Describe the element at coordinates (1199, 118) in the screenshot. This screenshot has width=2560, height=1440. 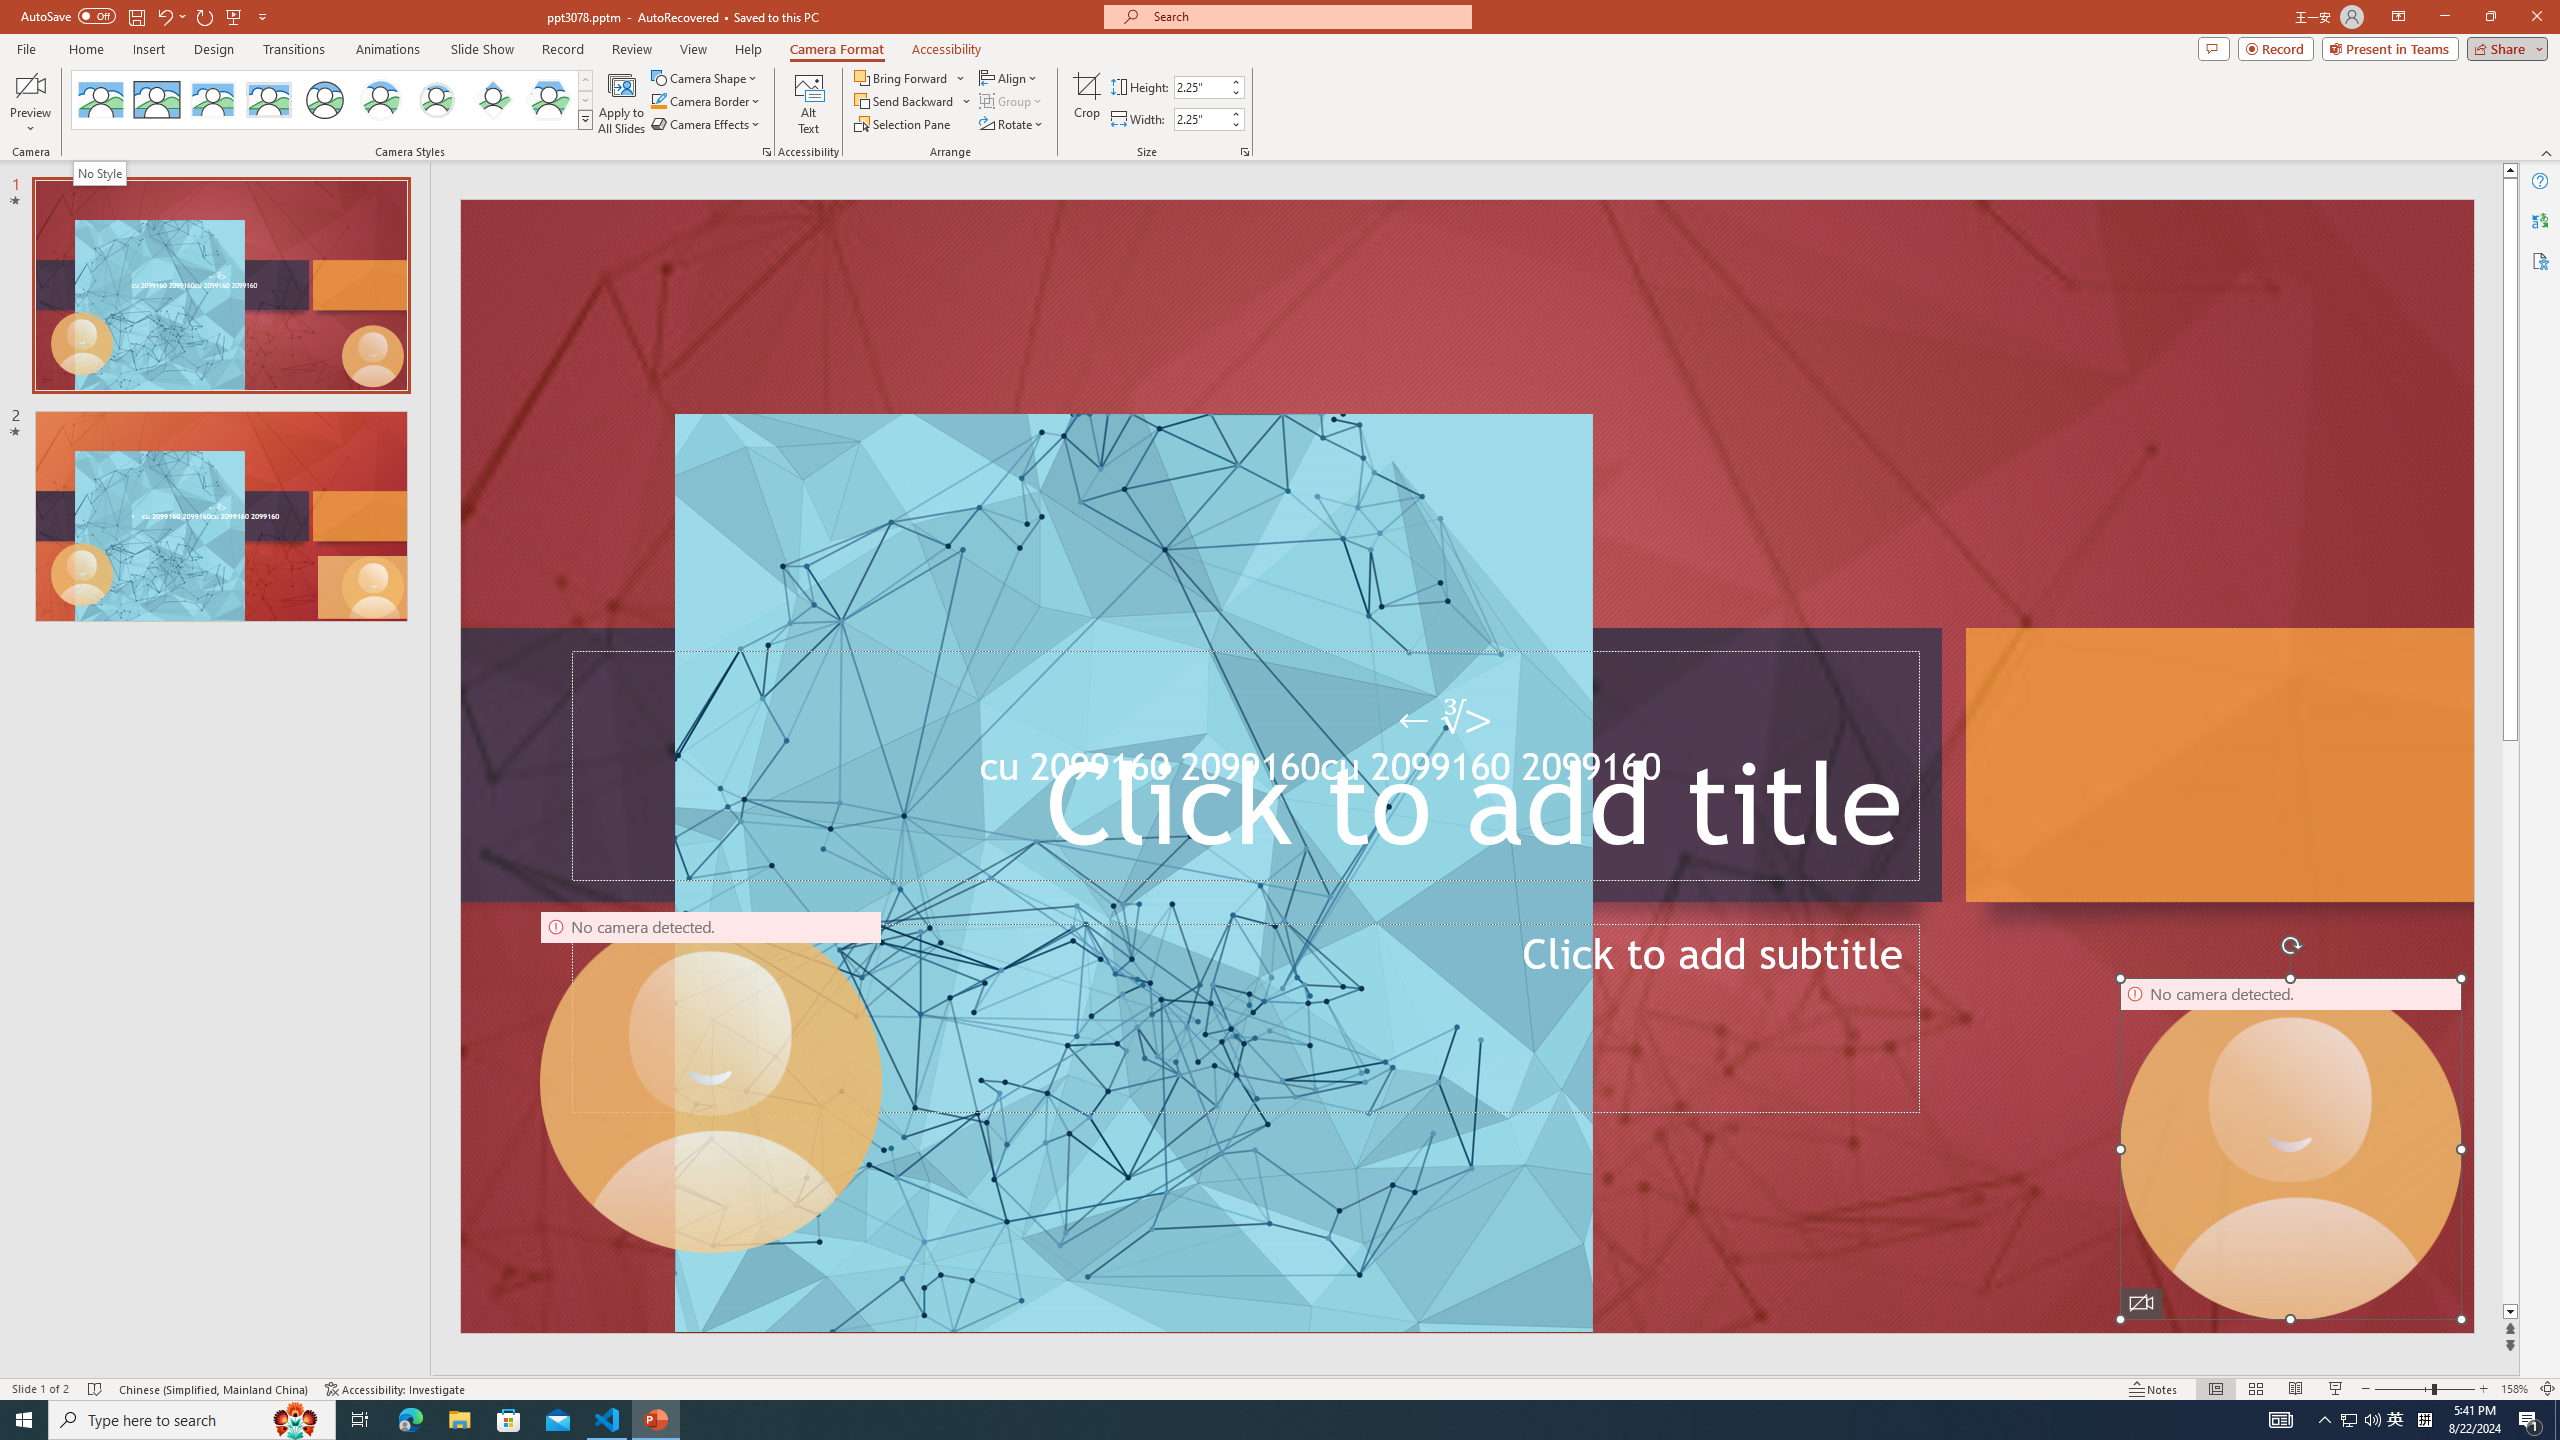
I see `'Cameo Width'` at that location.